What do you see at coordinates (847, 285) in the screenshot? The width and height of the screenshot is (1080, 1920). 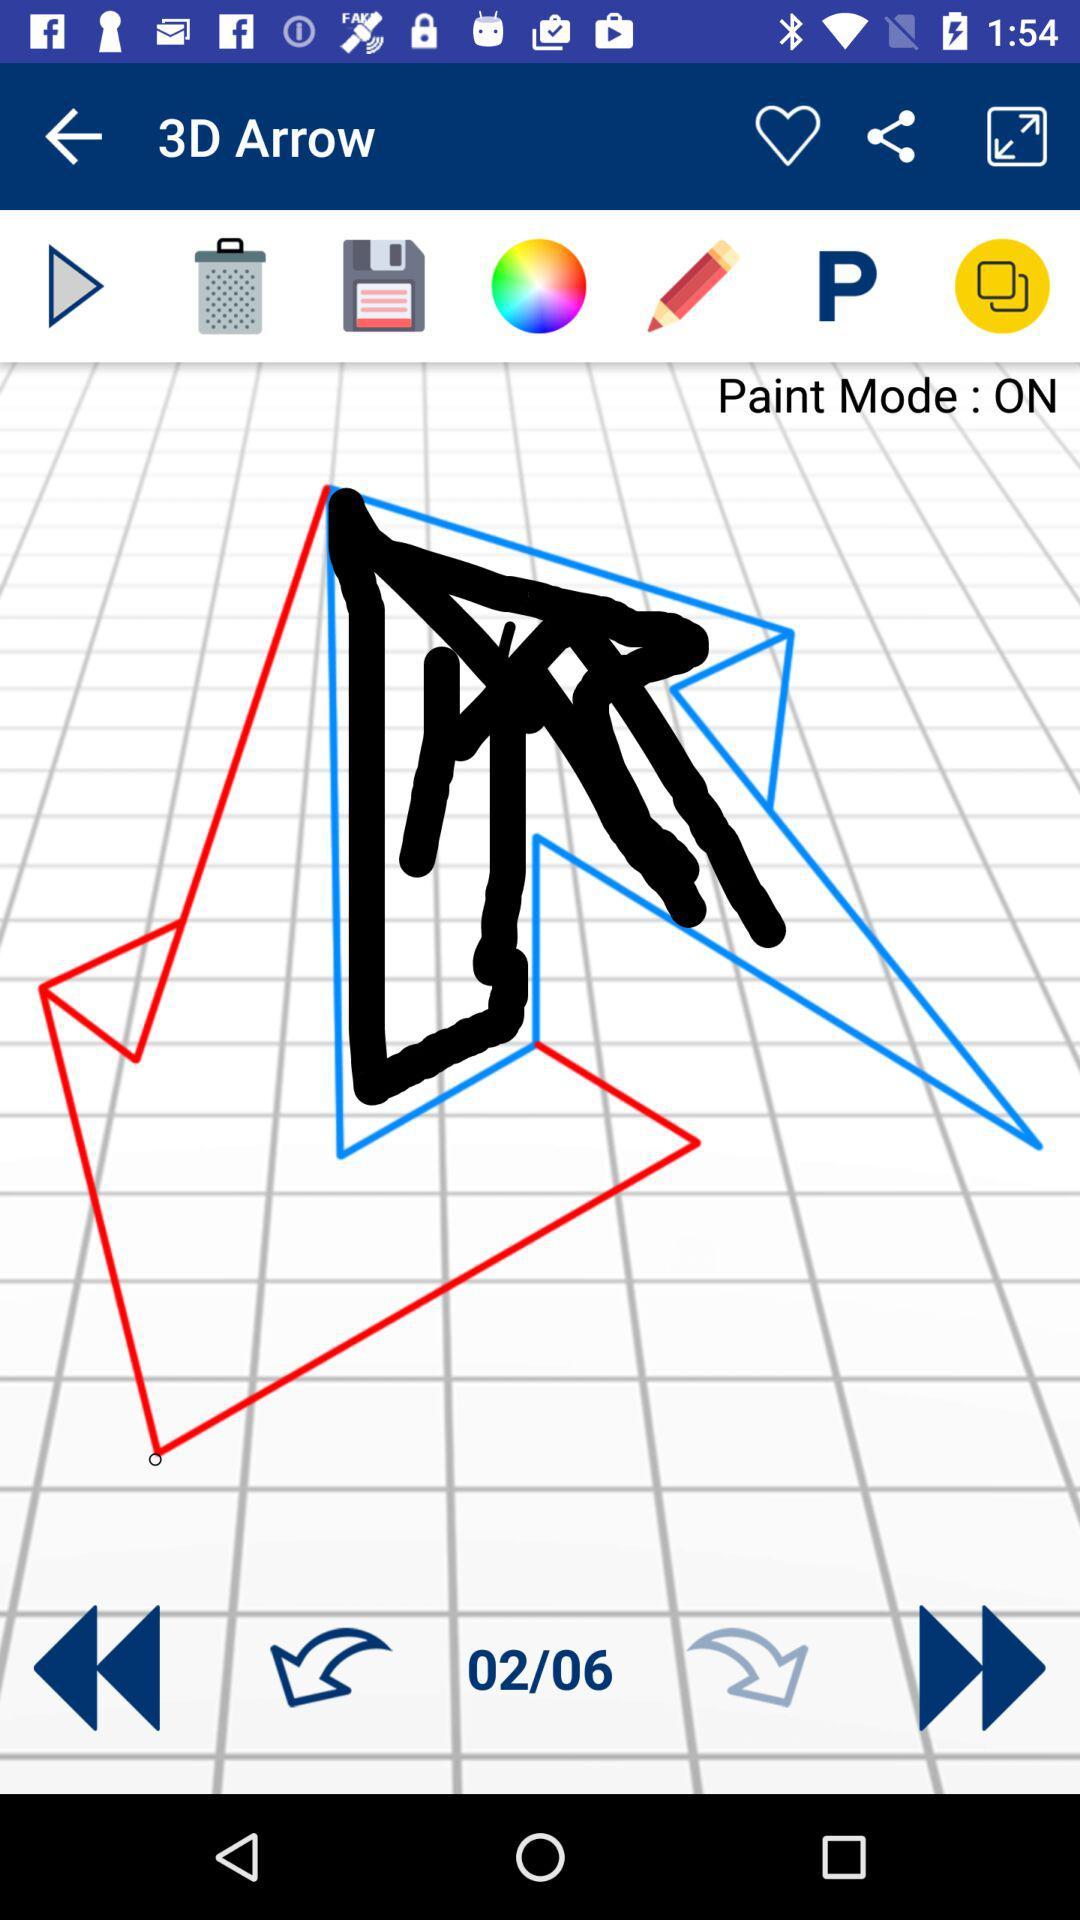 I see `write text` at bounding box center [847, 285].